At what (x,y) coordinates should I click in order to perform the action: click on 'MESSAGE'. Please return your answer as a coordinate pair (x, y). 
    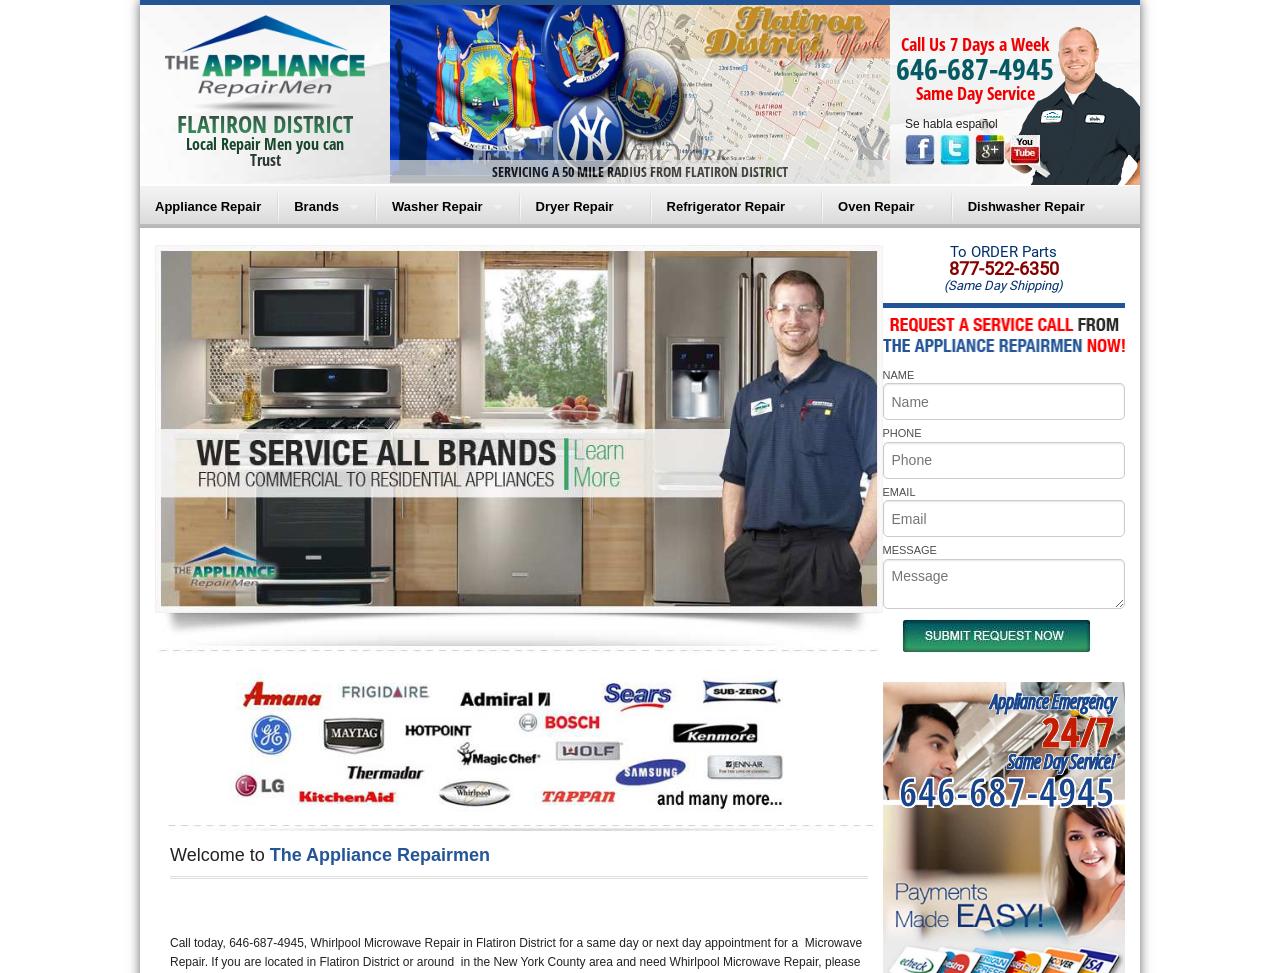
    Looking at the image, I should click on (908, 549).